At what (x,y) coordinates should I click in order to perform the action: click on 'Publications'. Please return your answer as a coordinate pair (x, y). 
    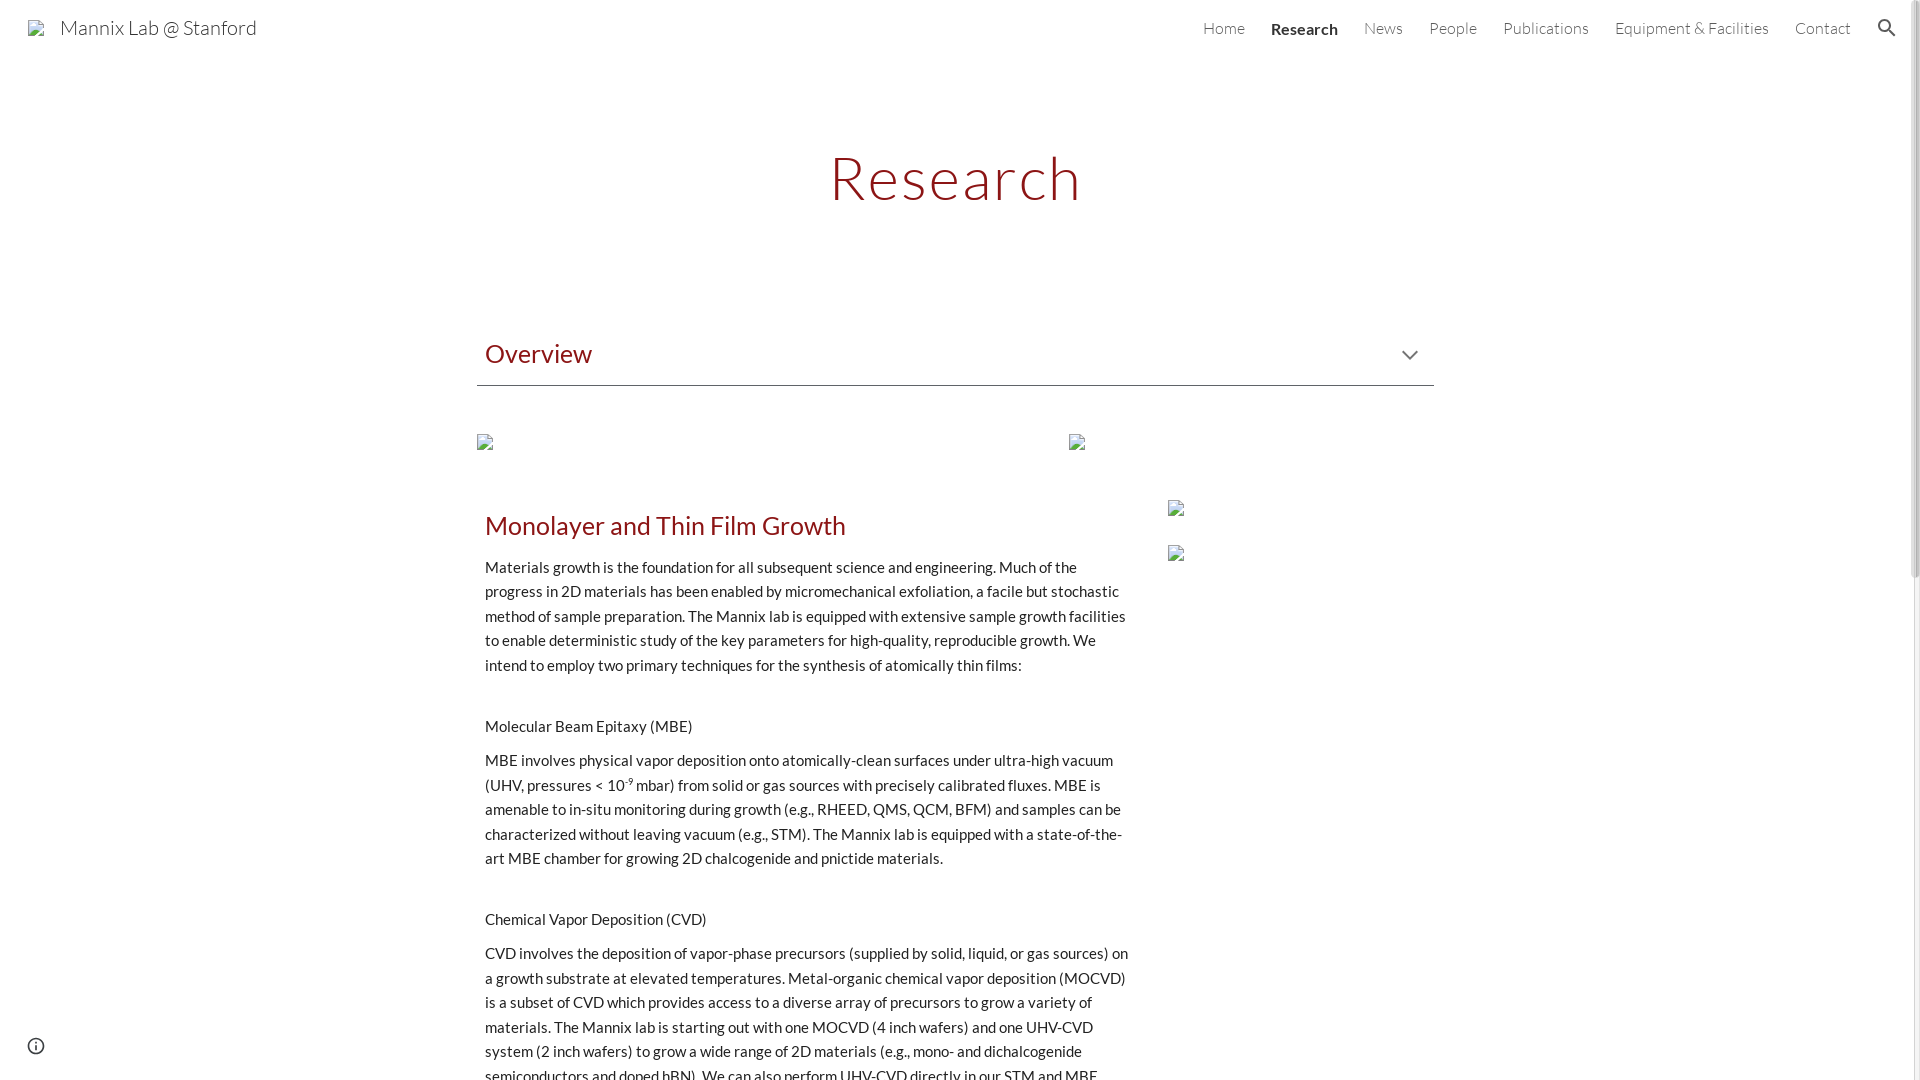
    Looking at the image, I should click on (1502, 27).